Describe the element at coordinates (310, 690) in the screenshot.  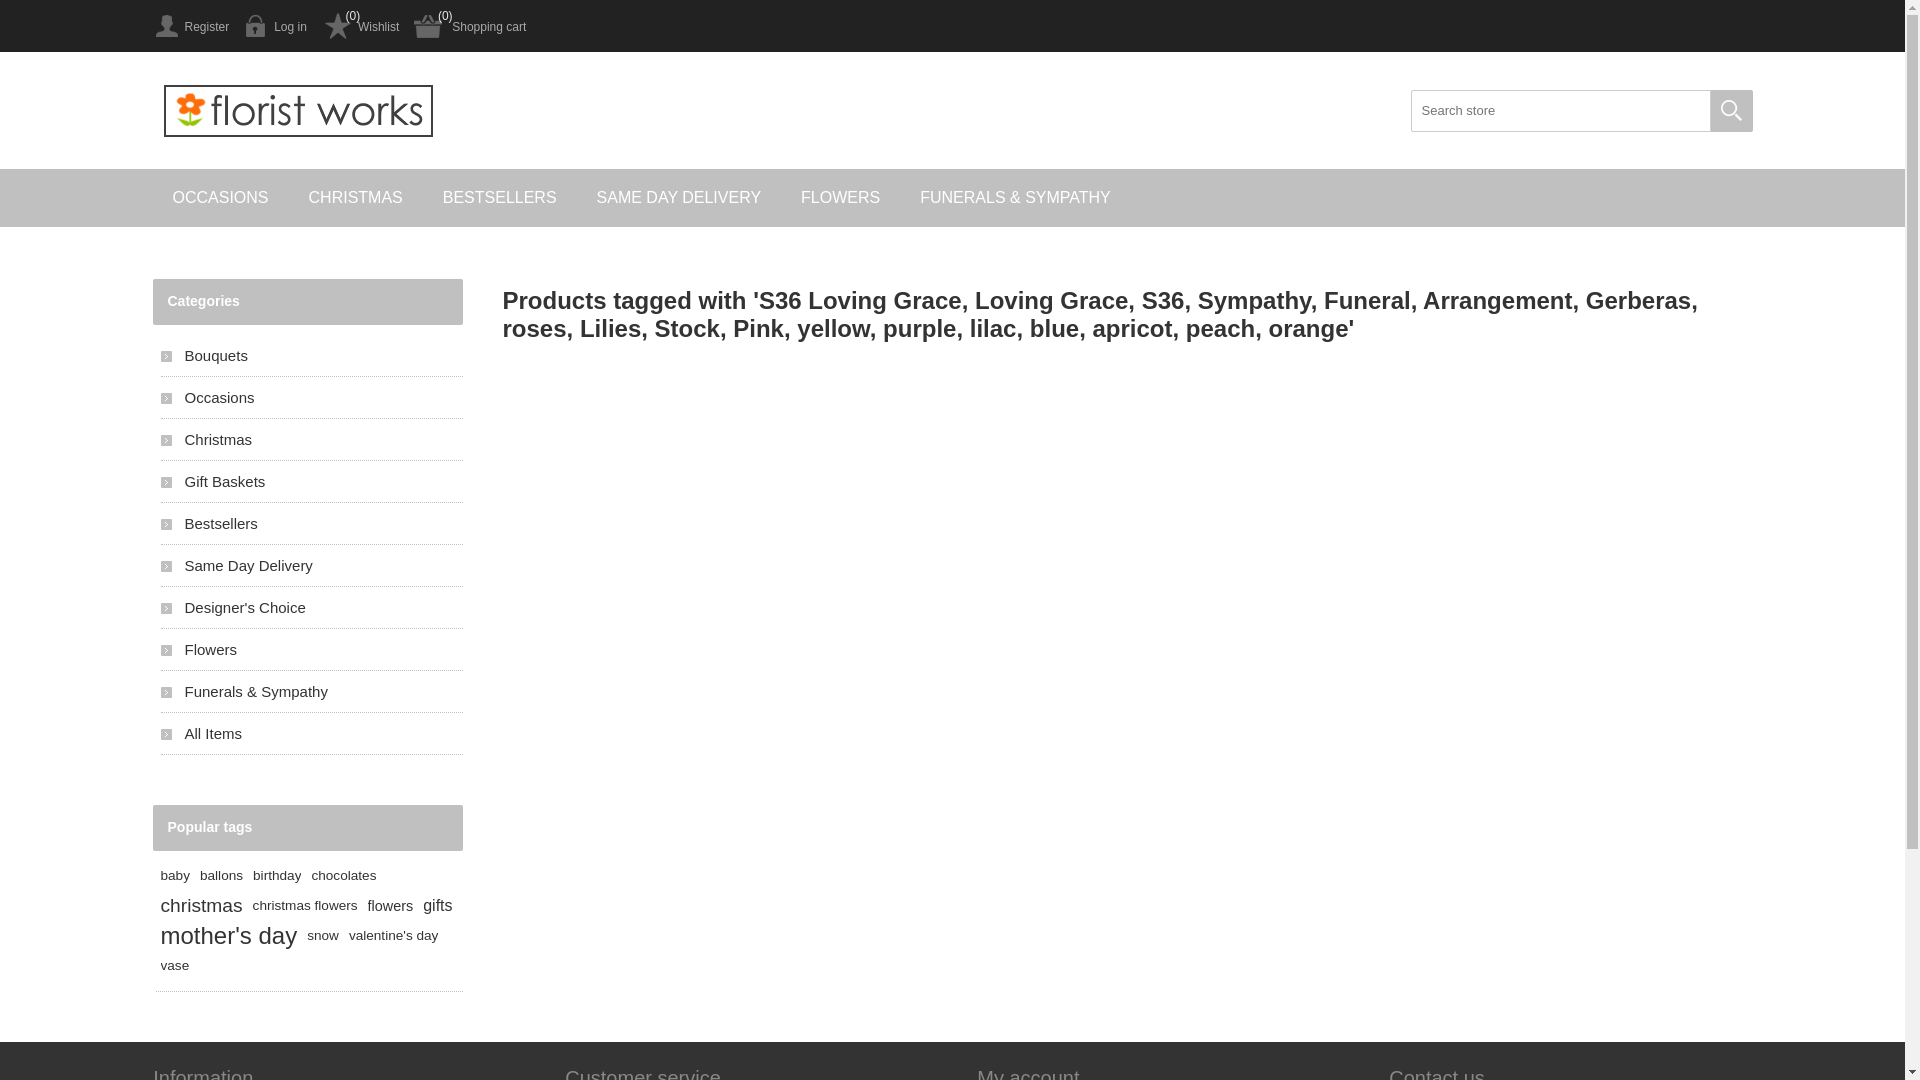
I see `'Funerals & Sympathy'` at that location.